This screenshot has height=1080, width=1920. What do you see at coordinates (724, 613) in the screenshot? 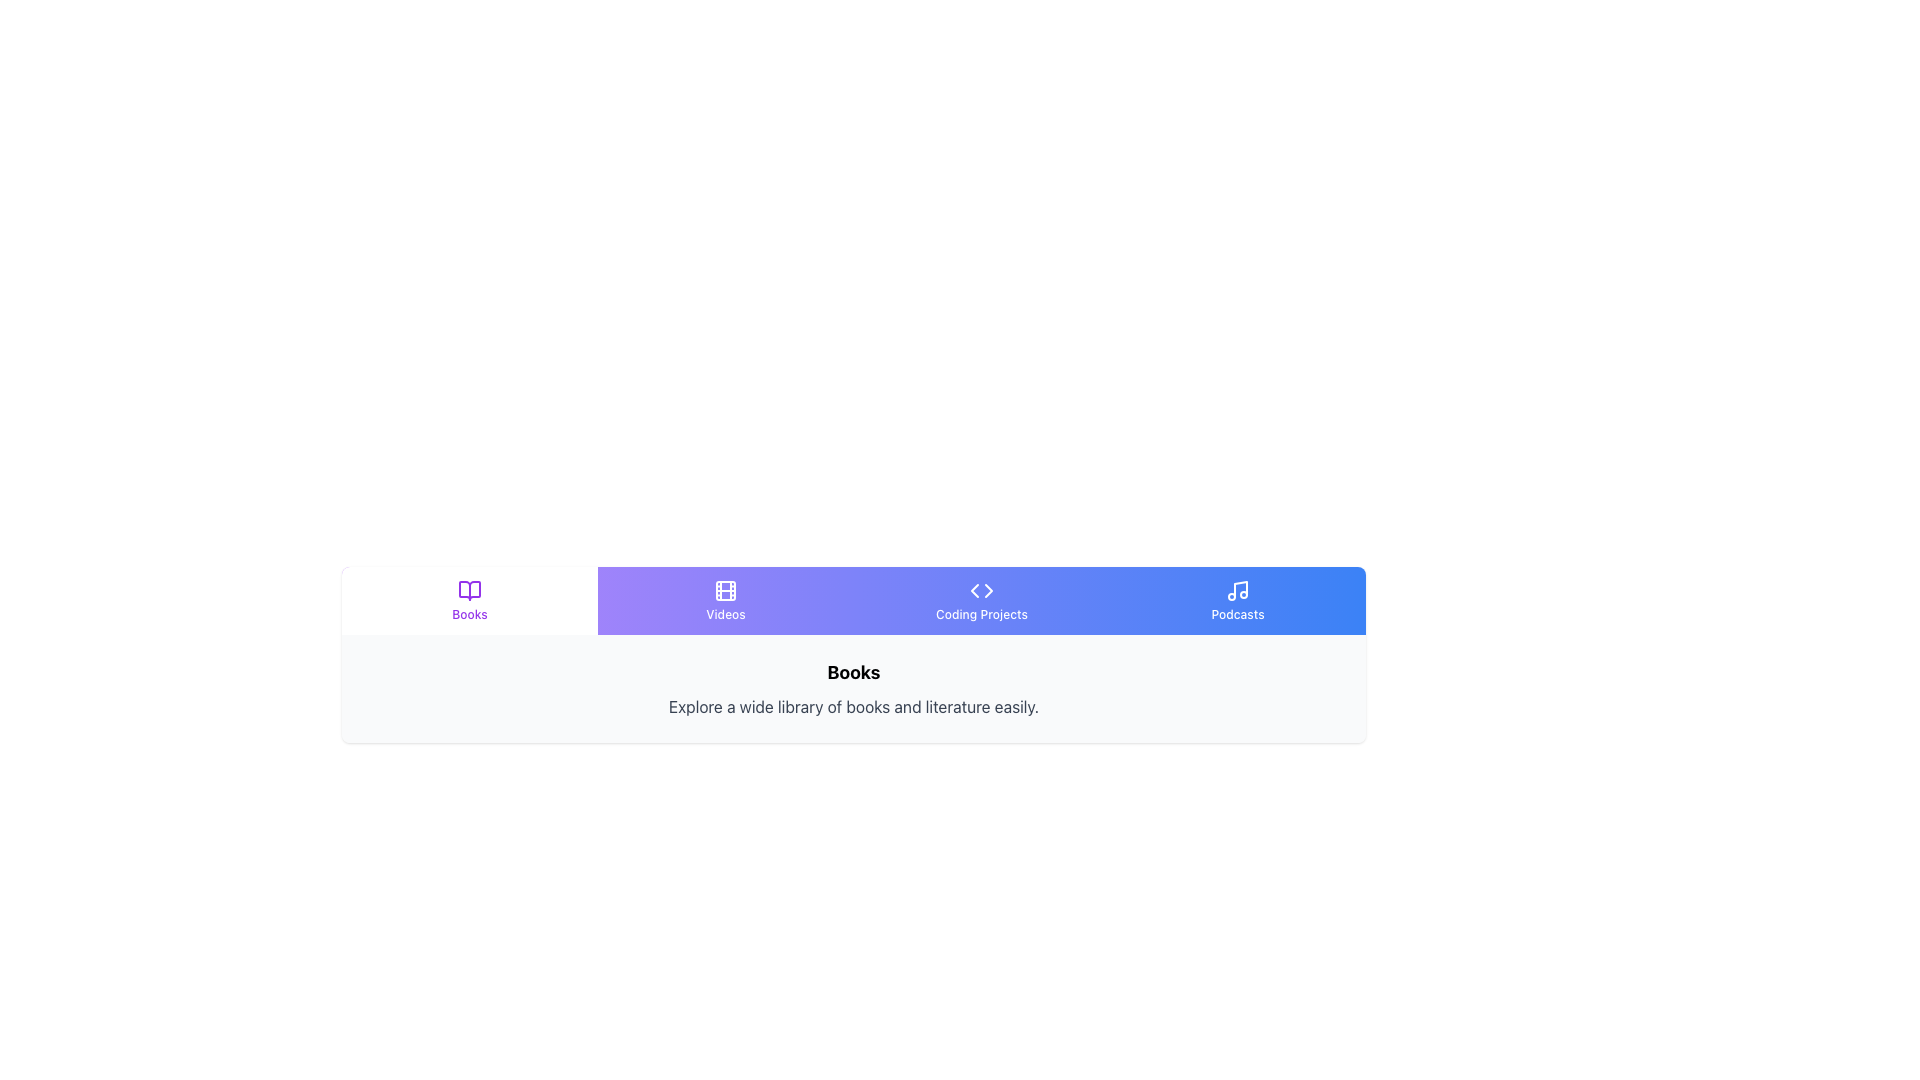
I see `the text label indicating video-related content, which is centered below a film roll icon in the navigation bar` at bounding box center [724, 613].